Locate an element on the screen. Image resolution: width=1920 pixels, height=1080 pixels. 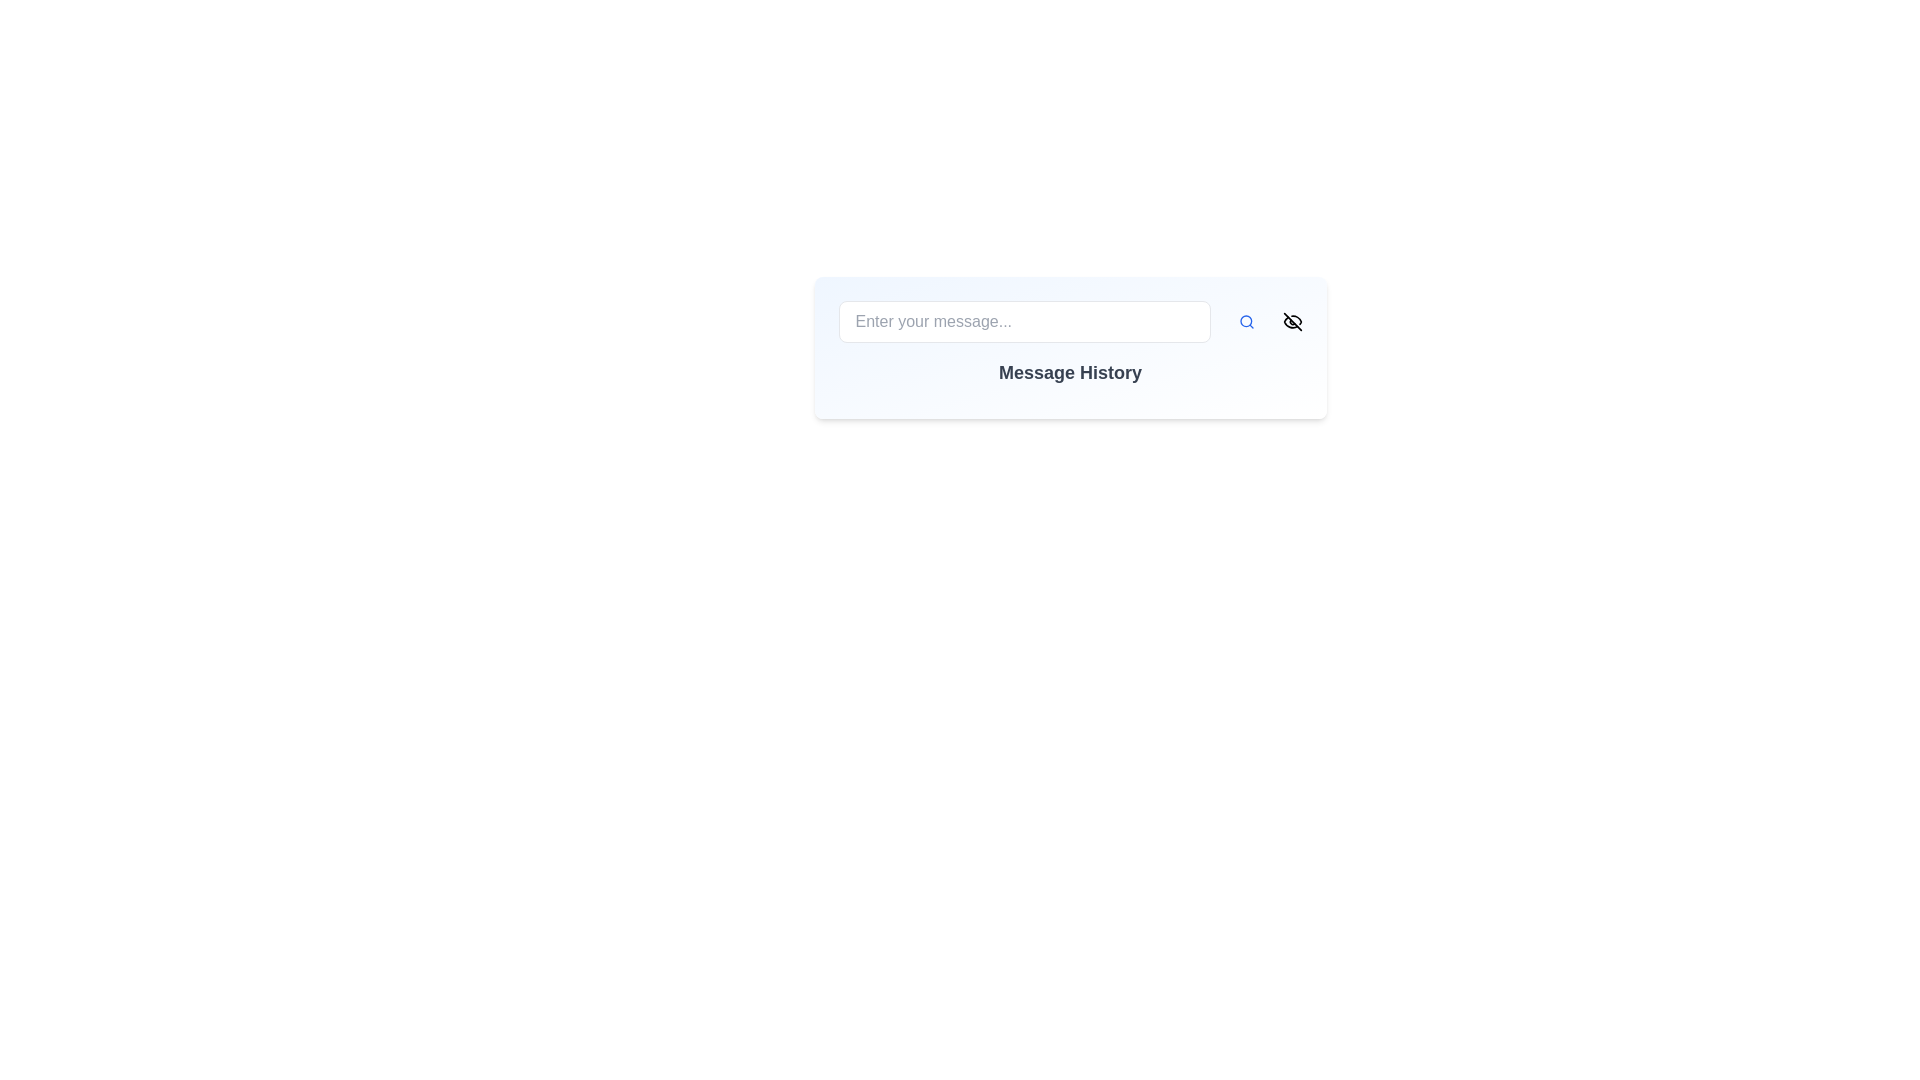
the blue magnifying glass icon located next to the right edge of the input field is located at coordinates (1245, 320).